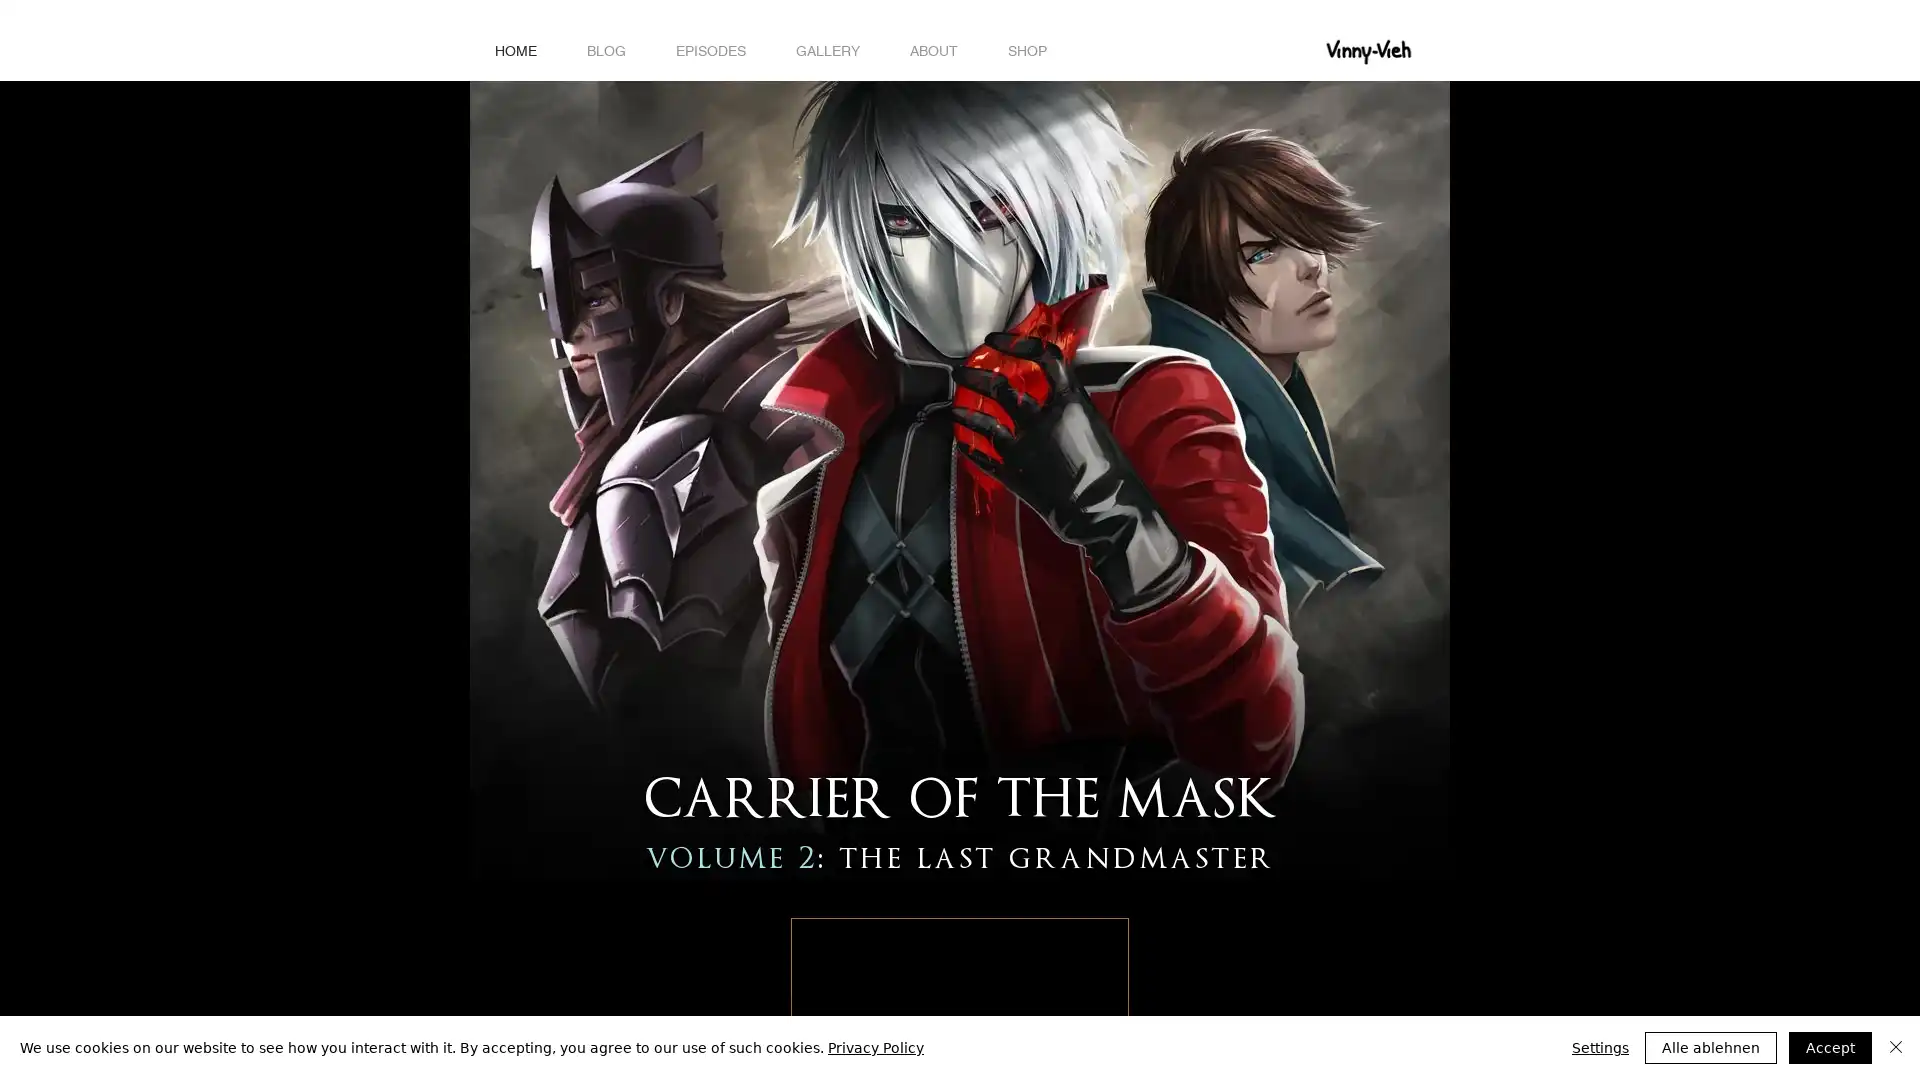  What do you see at coordinates (1830, 1047) in the screenshot?
I see `Accept` at bounding box center [1830, 1047].